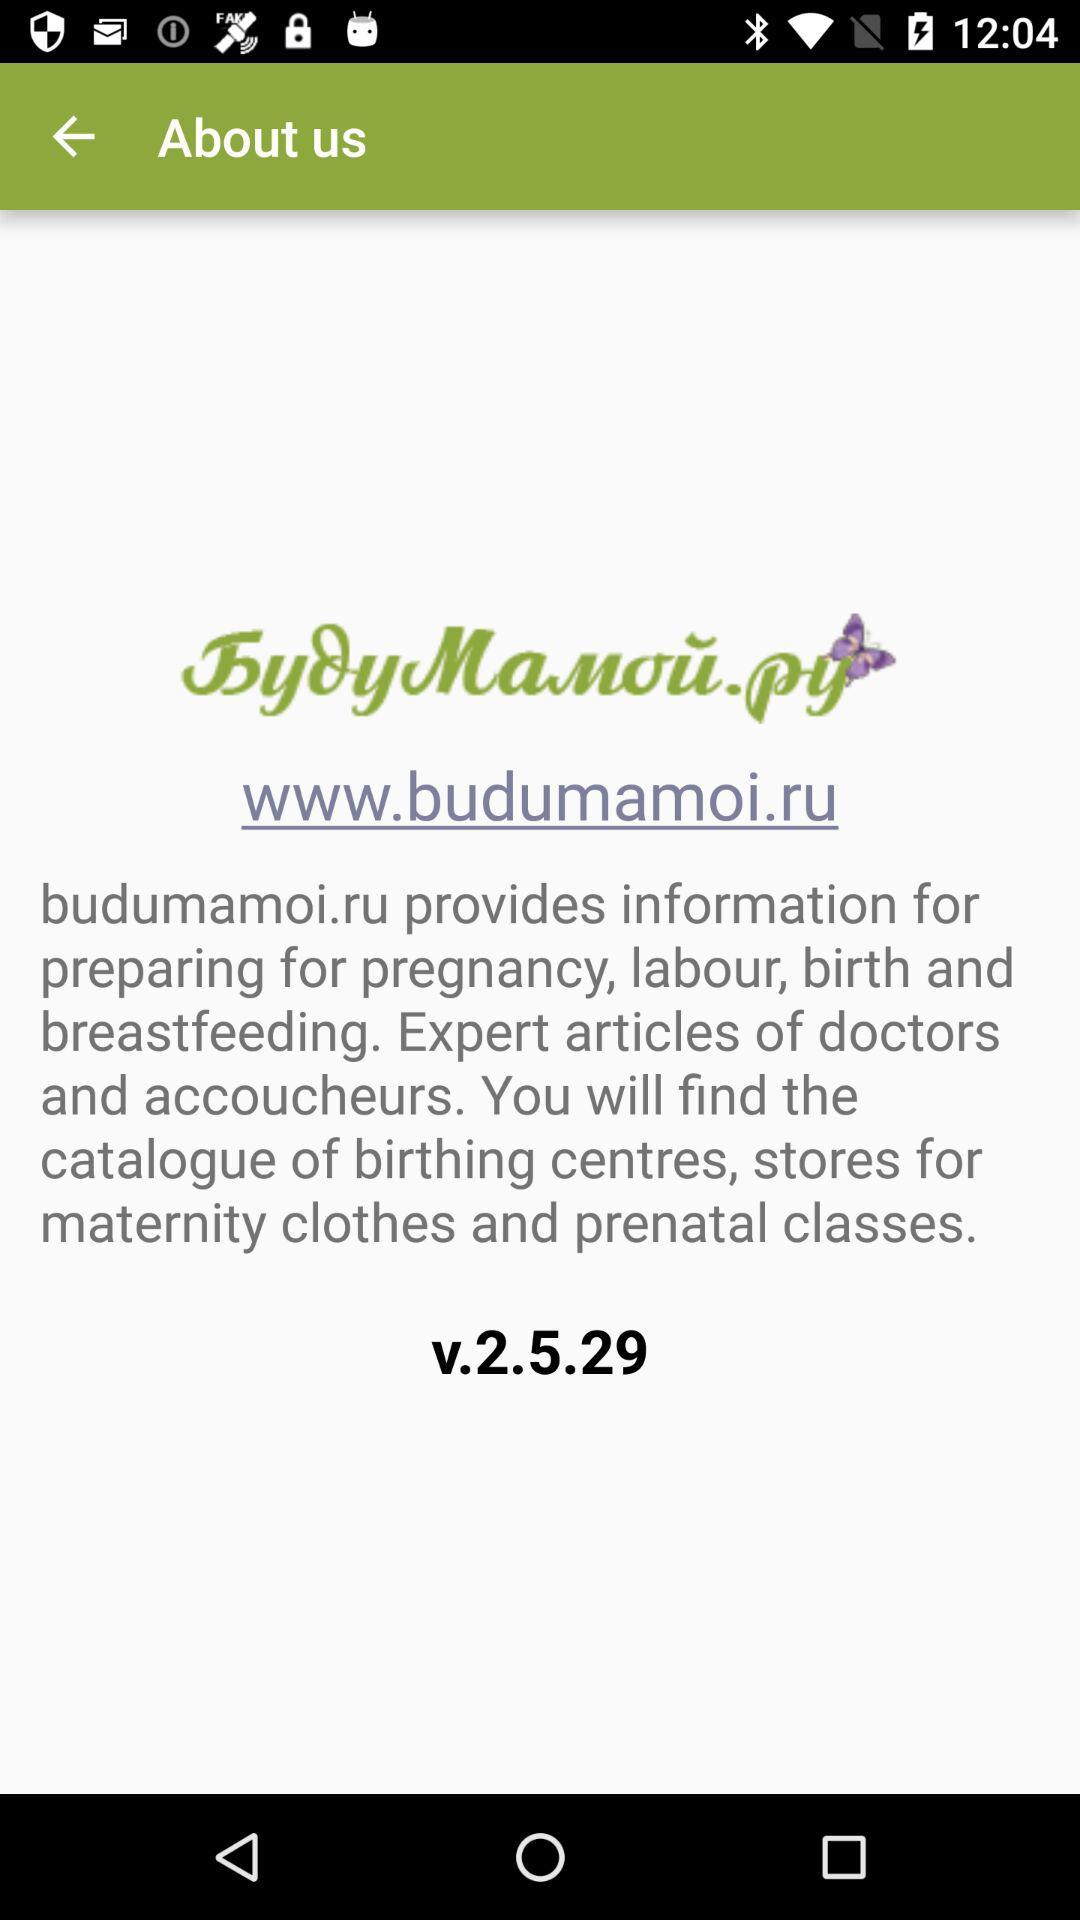 The image size is (1080, 1920). What do you see at coordinates (538, 668) in the screenshot?
I see `www.budumamoi.ru` at bounding box center [538, 668].